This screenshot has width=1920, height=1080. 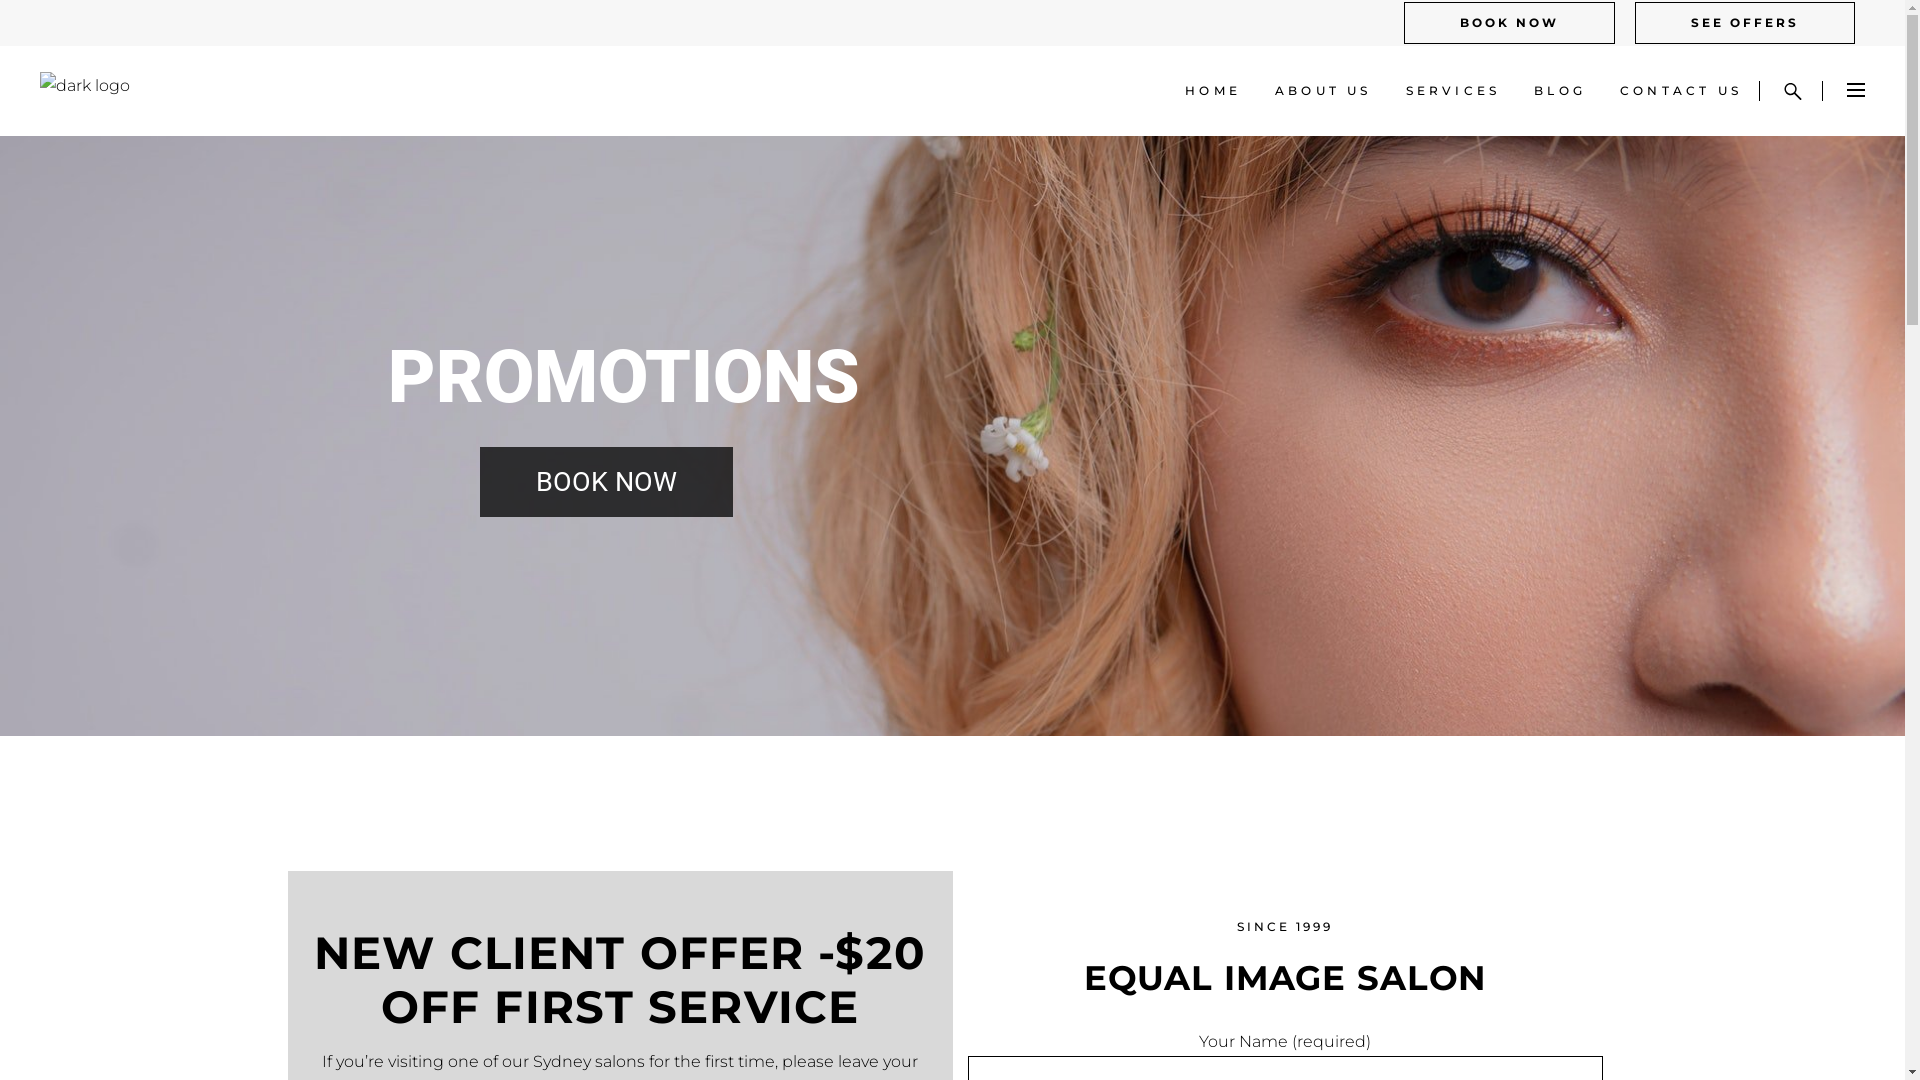 What do you see at coordinates (1744, 23) in the screenshot?
I see `'SEE OFFERS'` at bounding box center [1744, 23].